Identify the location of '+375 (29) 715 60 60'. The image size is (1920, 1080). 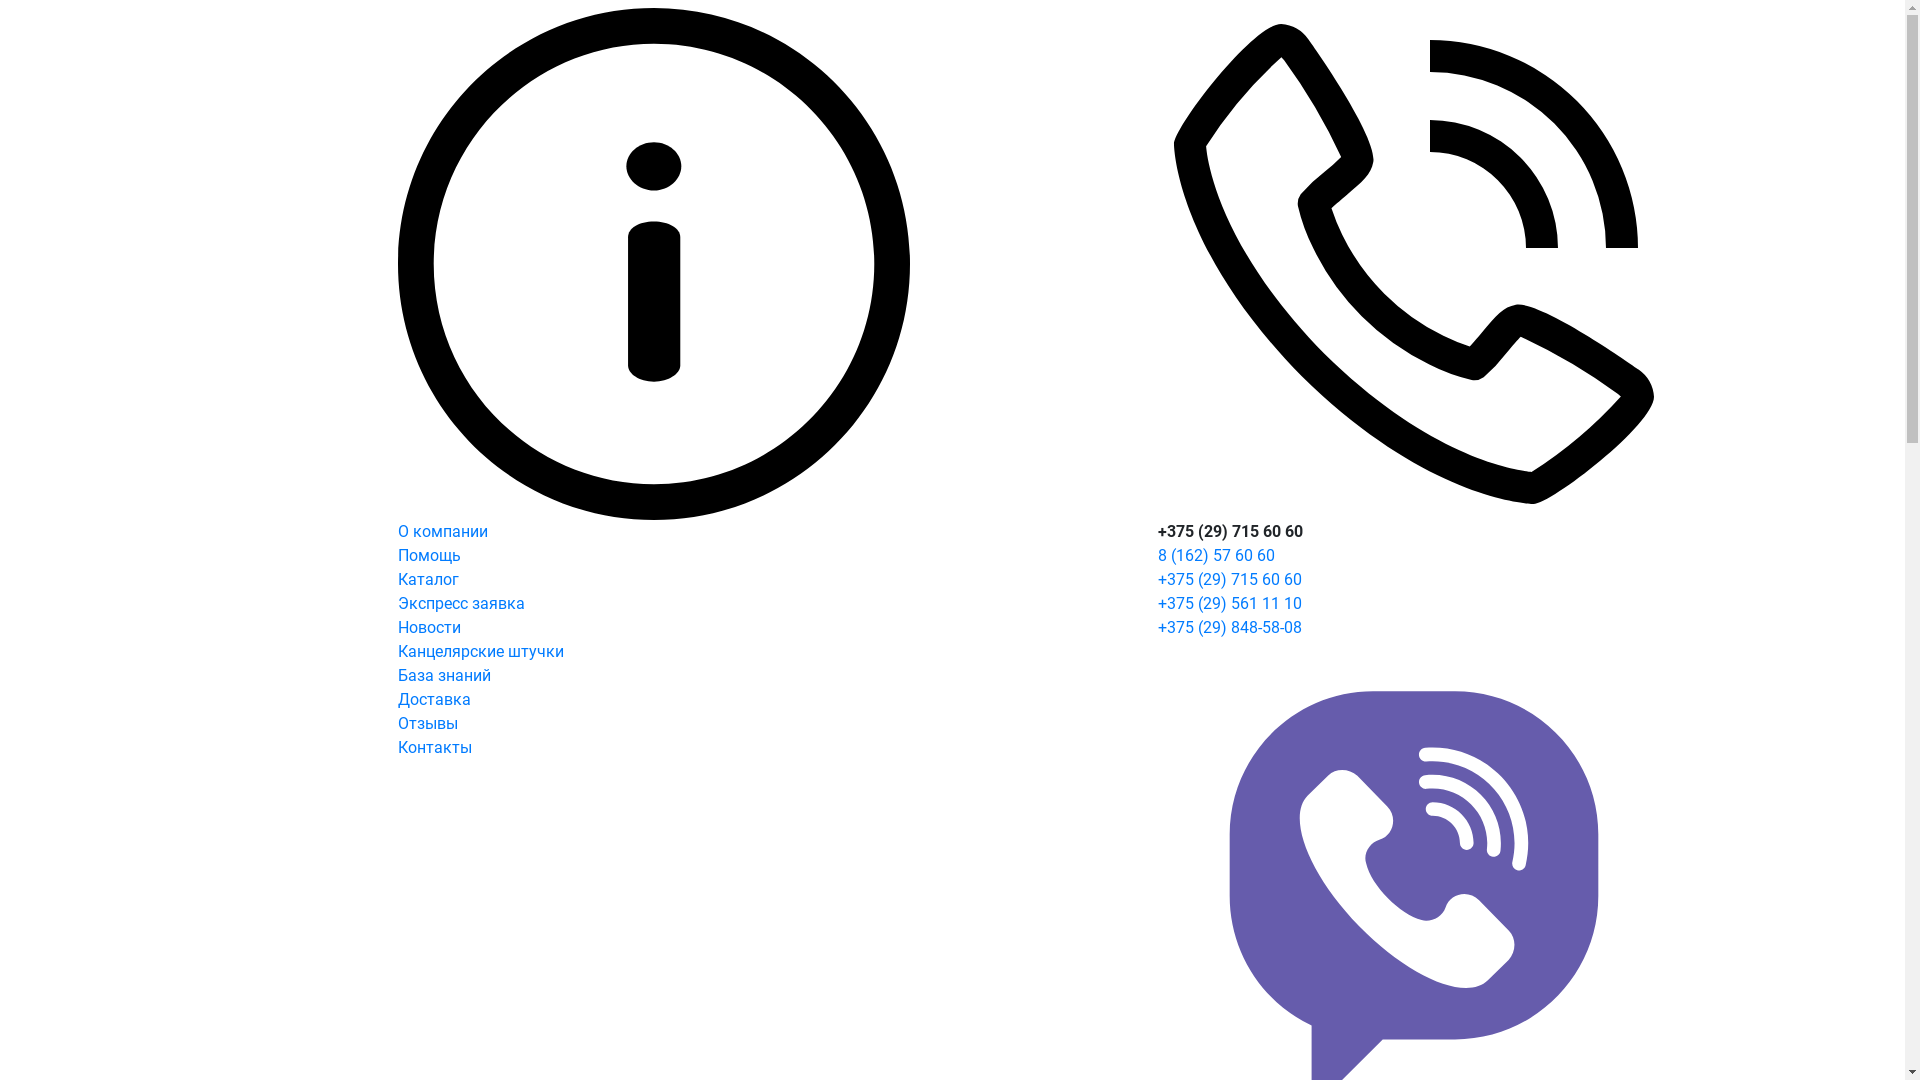
(1157, 579).